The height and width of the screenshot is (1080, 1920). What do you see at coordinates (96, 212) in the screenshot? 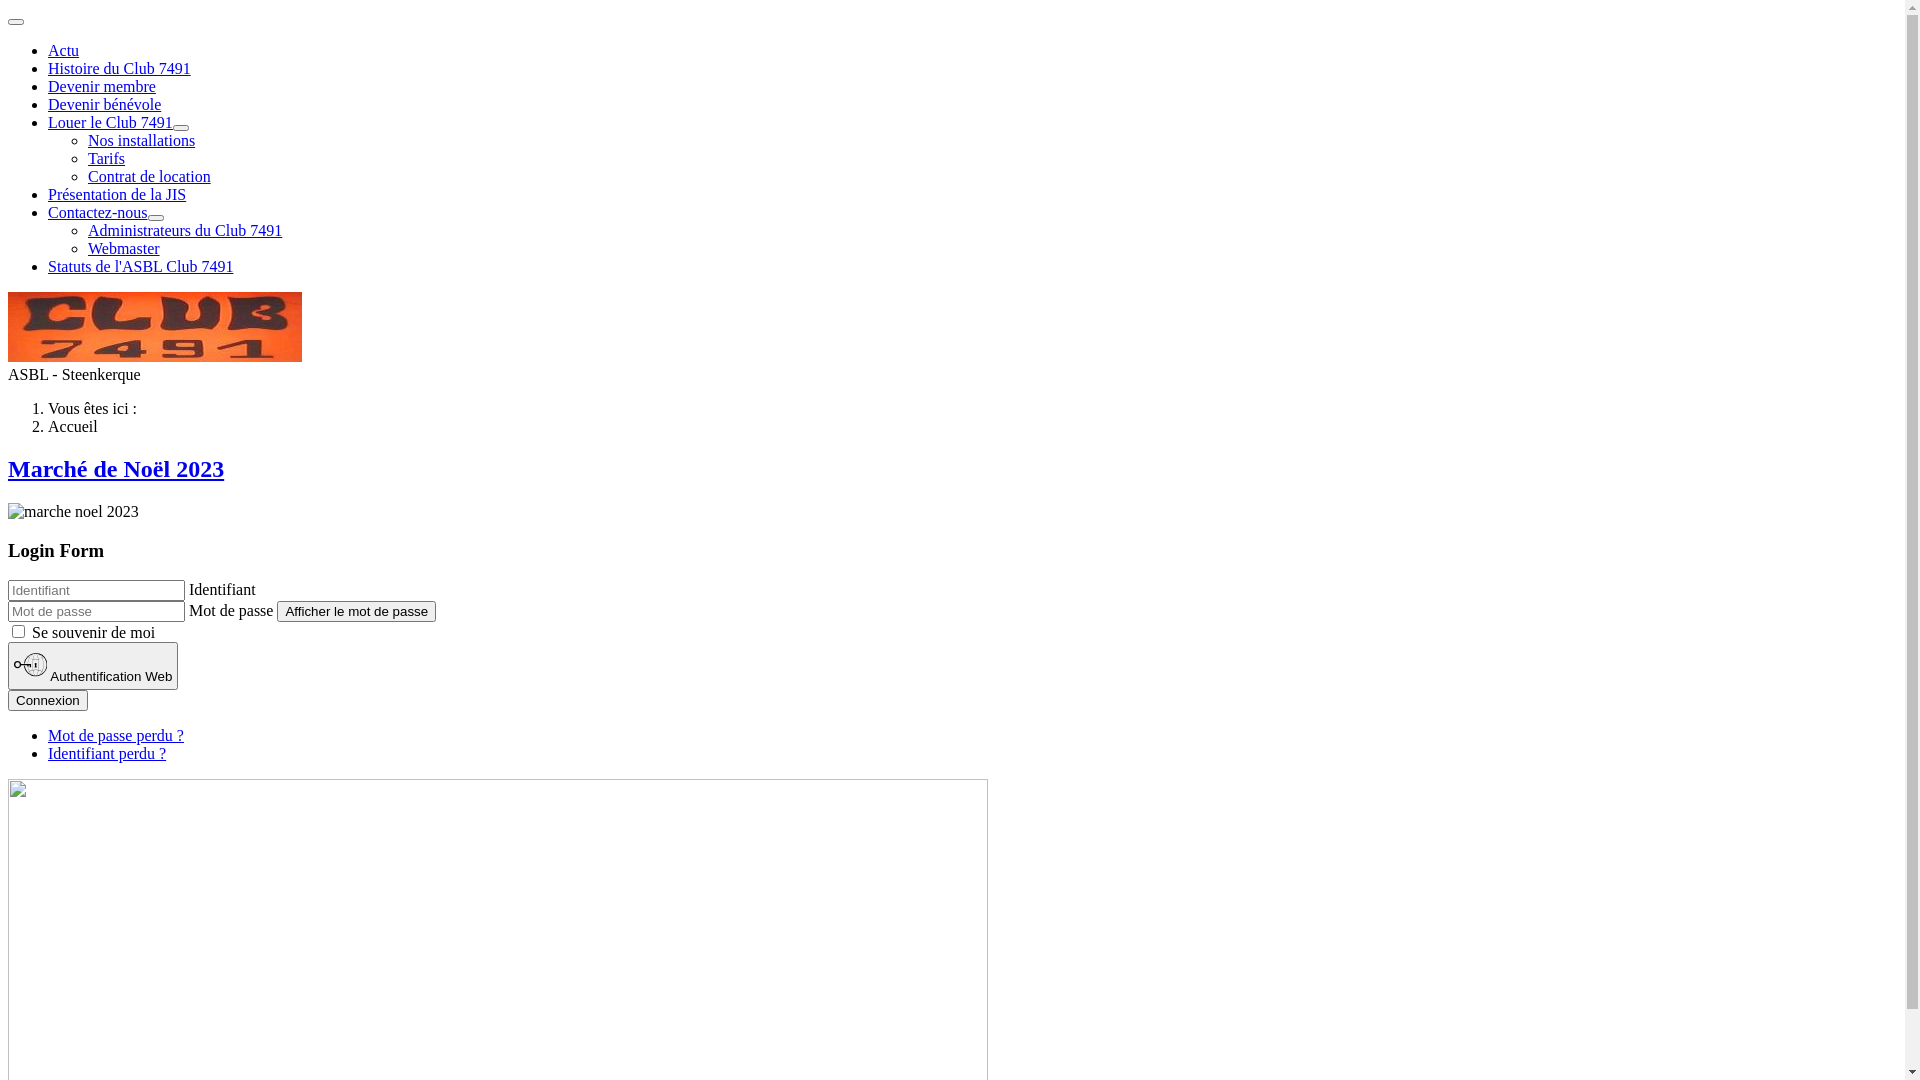
I see `'Contactez-nous'` at bounding box center [96, 212].